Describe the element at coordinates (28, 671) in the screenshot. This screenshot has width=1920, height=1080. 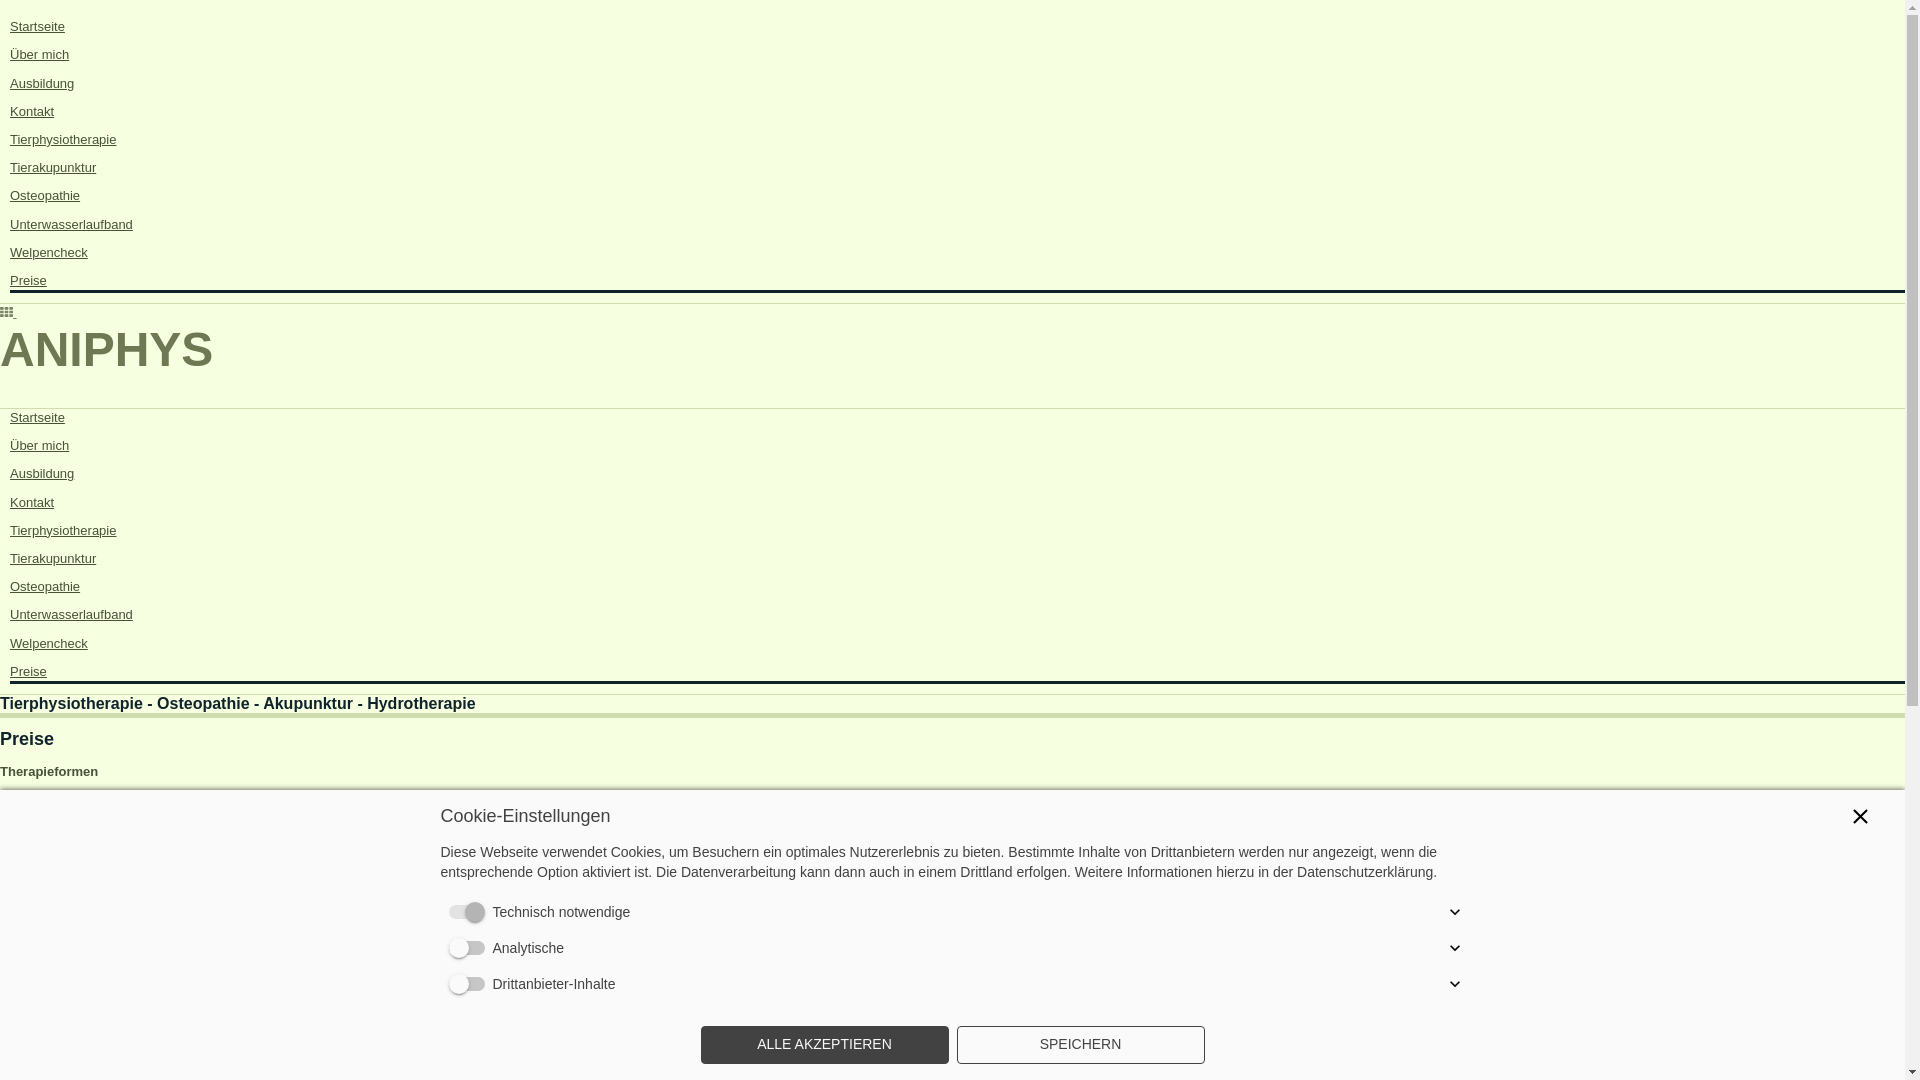
I see `'Preise'` at that location.